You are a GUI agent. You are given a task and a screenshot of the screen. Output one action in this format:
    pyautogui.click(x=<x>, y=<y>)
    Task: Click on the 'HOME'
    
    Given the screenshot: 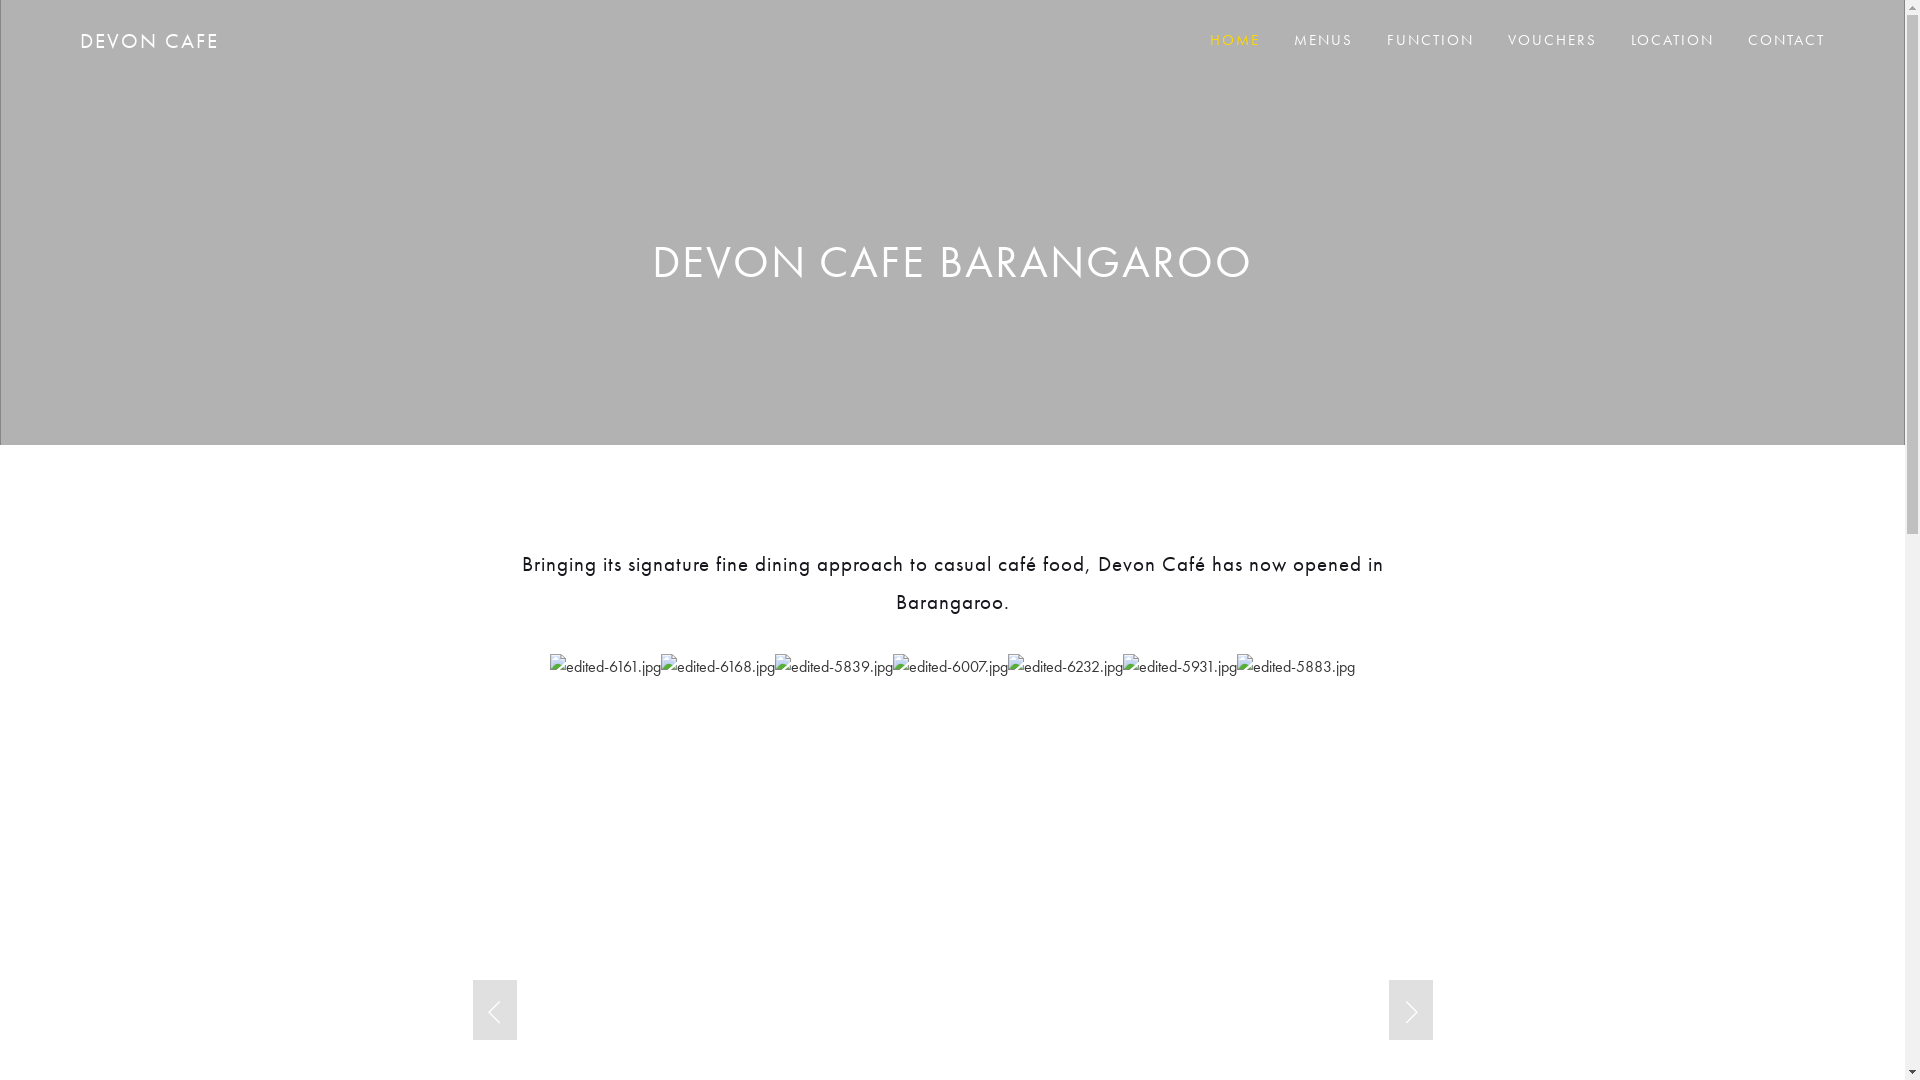 What is the action you would take?
    pyautogui.click(x=1233, y=39)
    